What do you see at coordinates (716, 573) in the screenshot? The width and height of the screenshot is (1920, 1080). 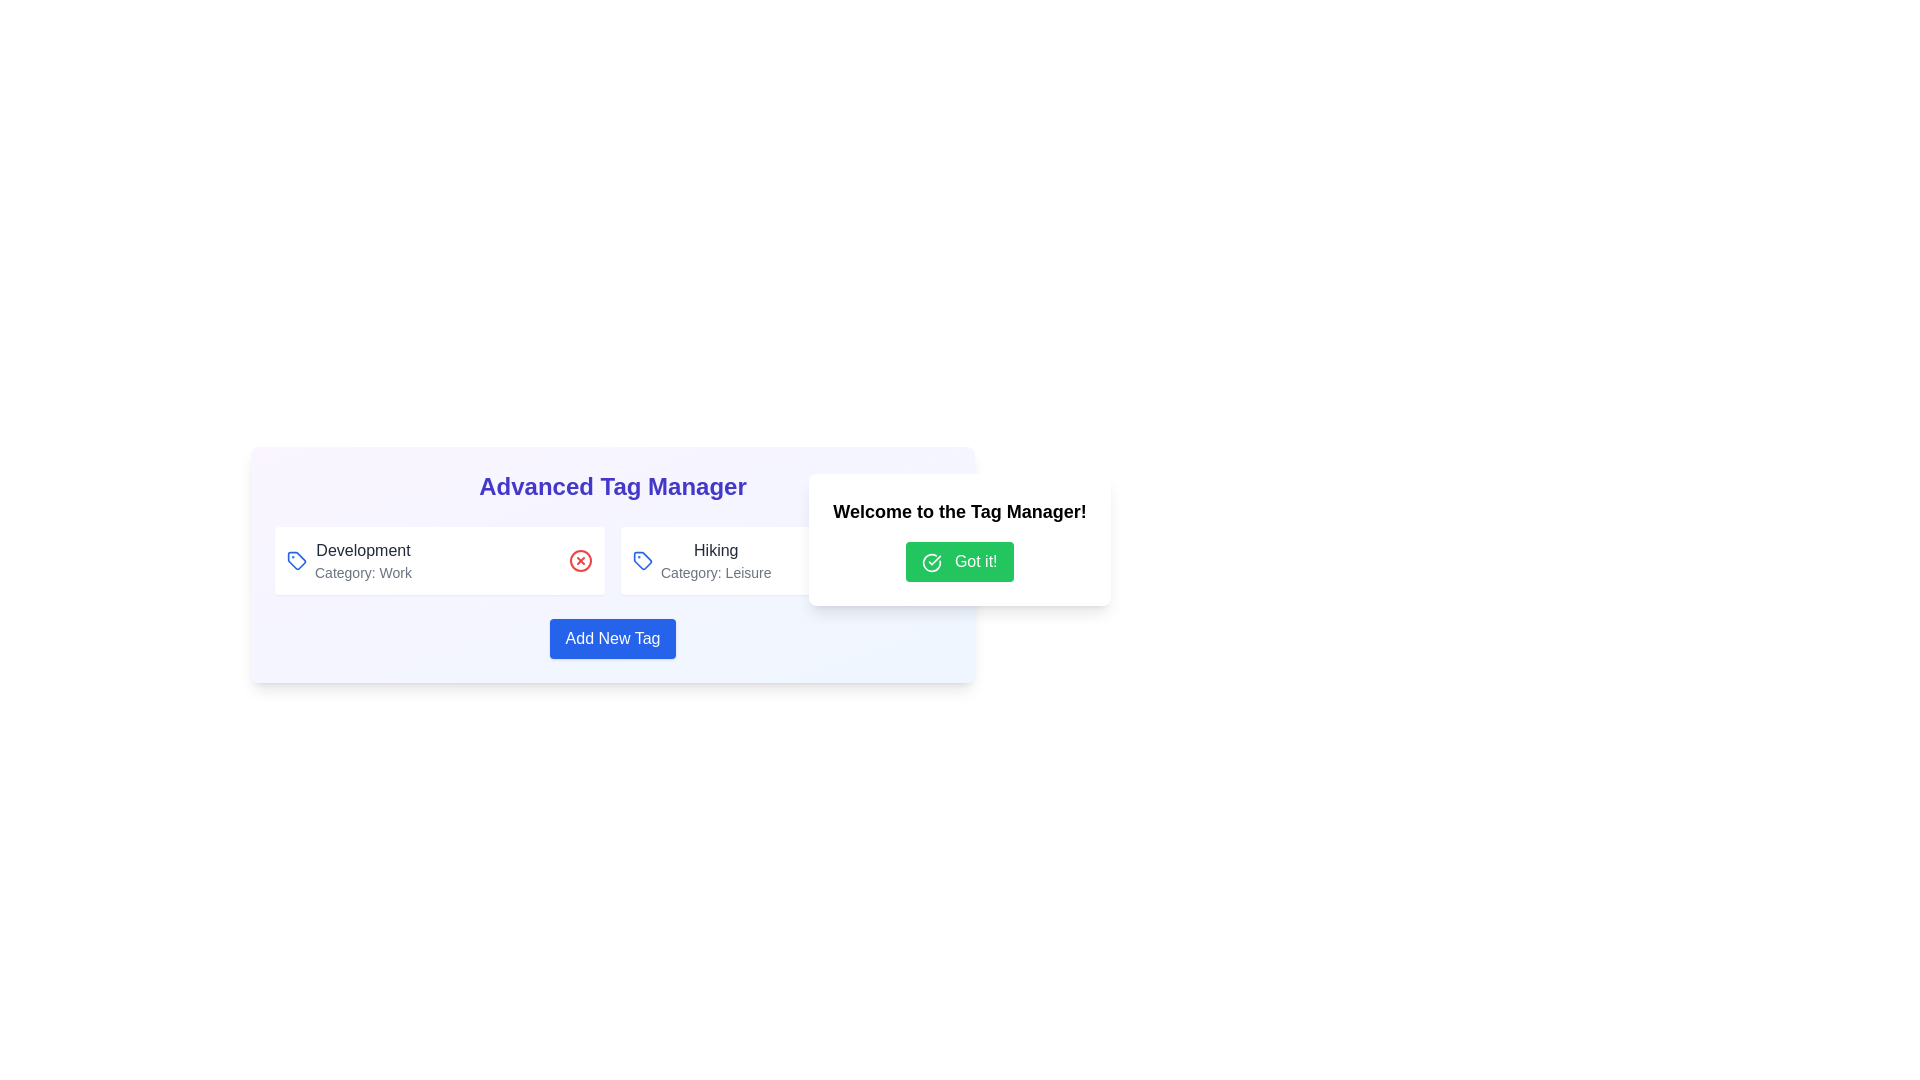 I see `static text element that contains 'Category: Leisure', styled in a smaller font size and gray color, positioned below 'Hiking' within the second tile of the 'Advanced Tag Manager' section` at bounding box center [716, 573].